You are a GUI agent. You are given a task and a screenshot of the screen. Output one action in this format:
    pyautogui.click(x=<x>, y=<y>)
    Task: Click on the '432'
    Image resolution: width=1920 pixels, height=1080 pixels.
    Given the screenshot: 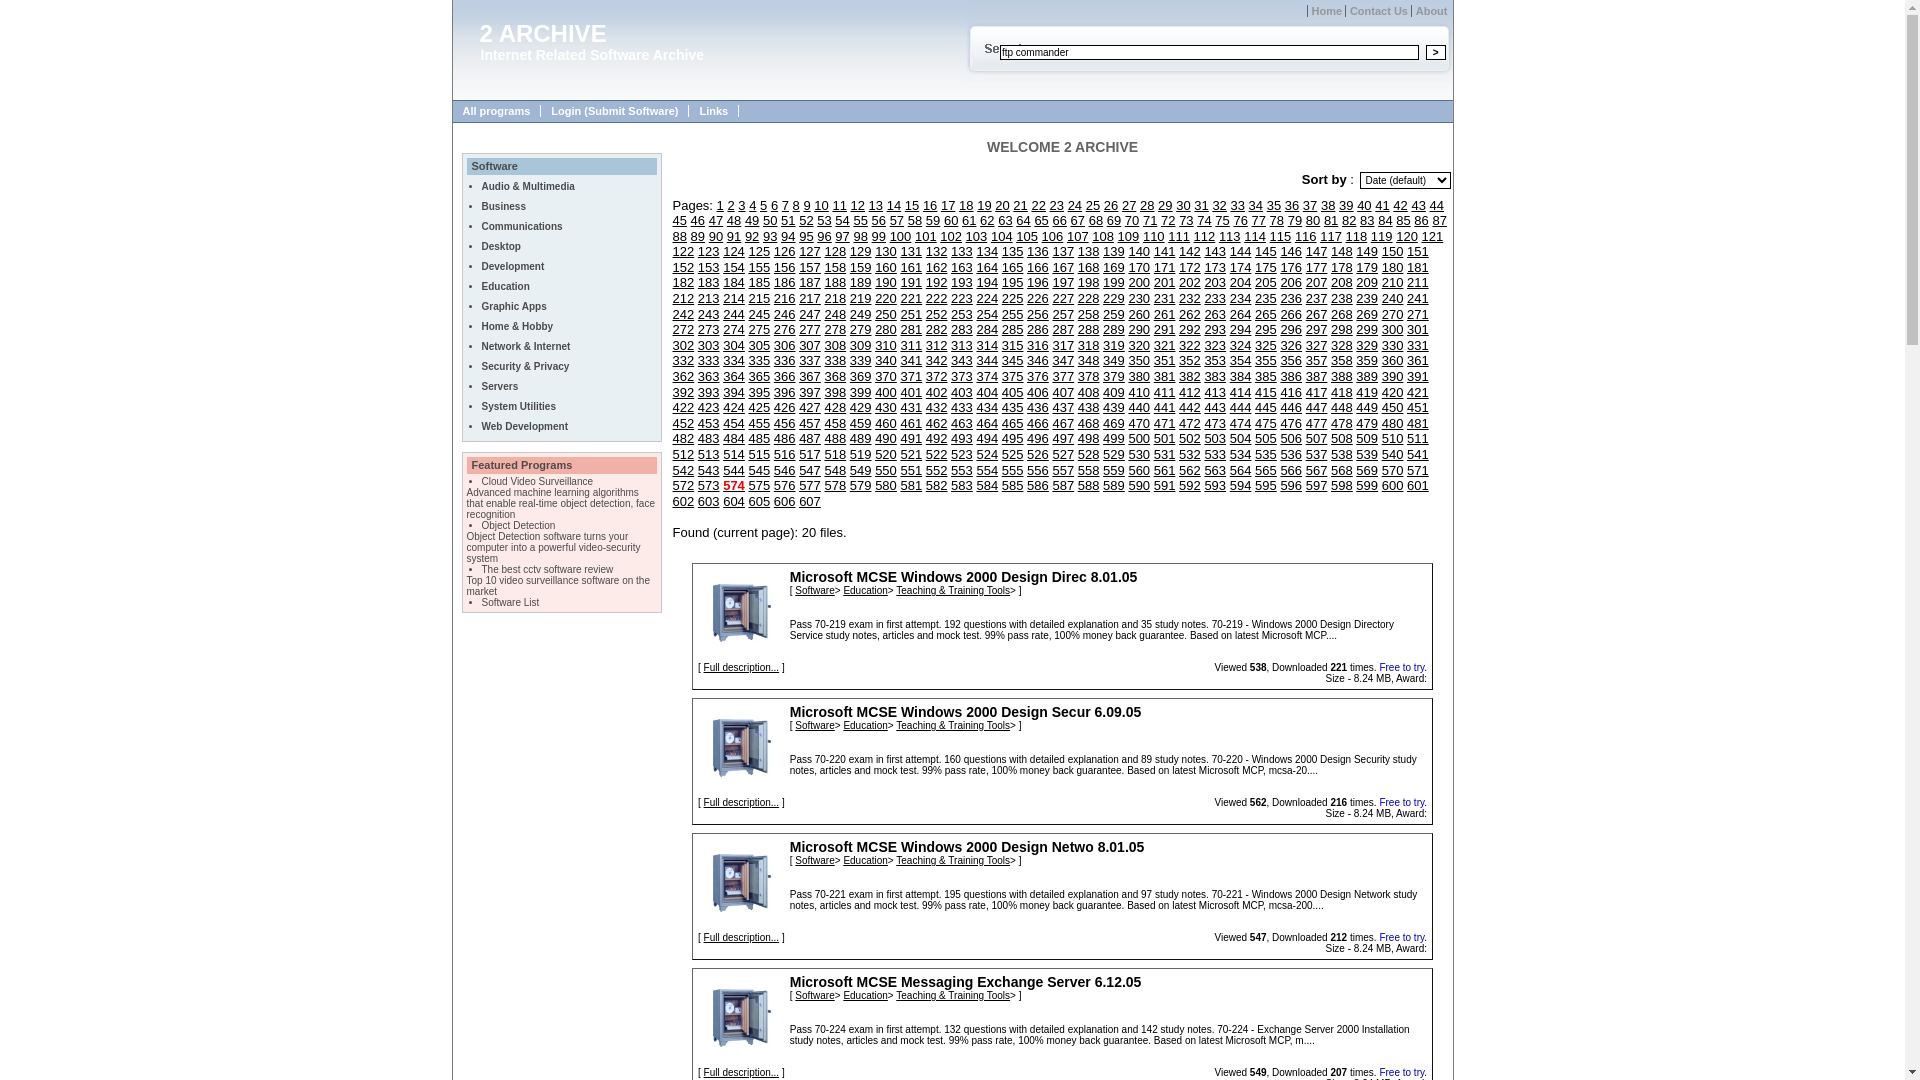 What is the action you would take?
    pyautogui.click(x=935, y=406)
    